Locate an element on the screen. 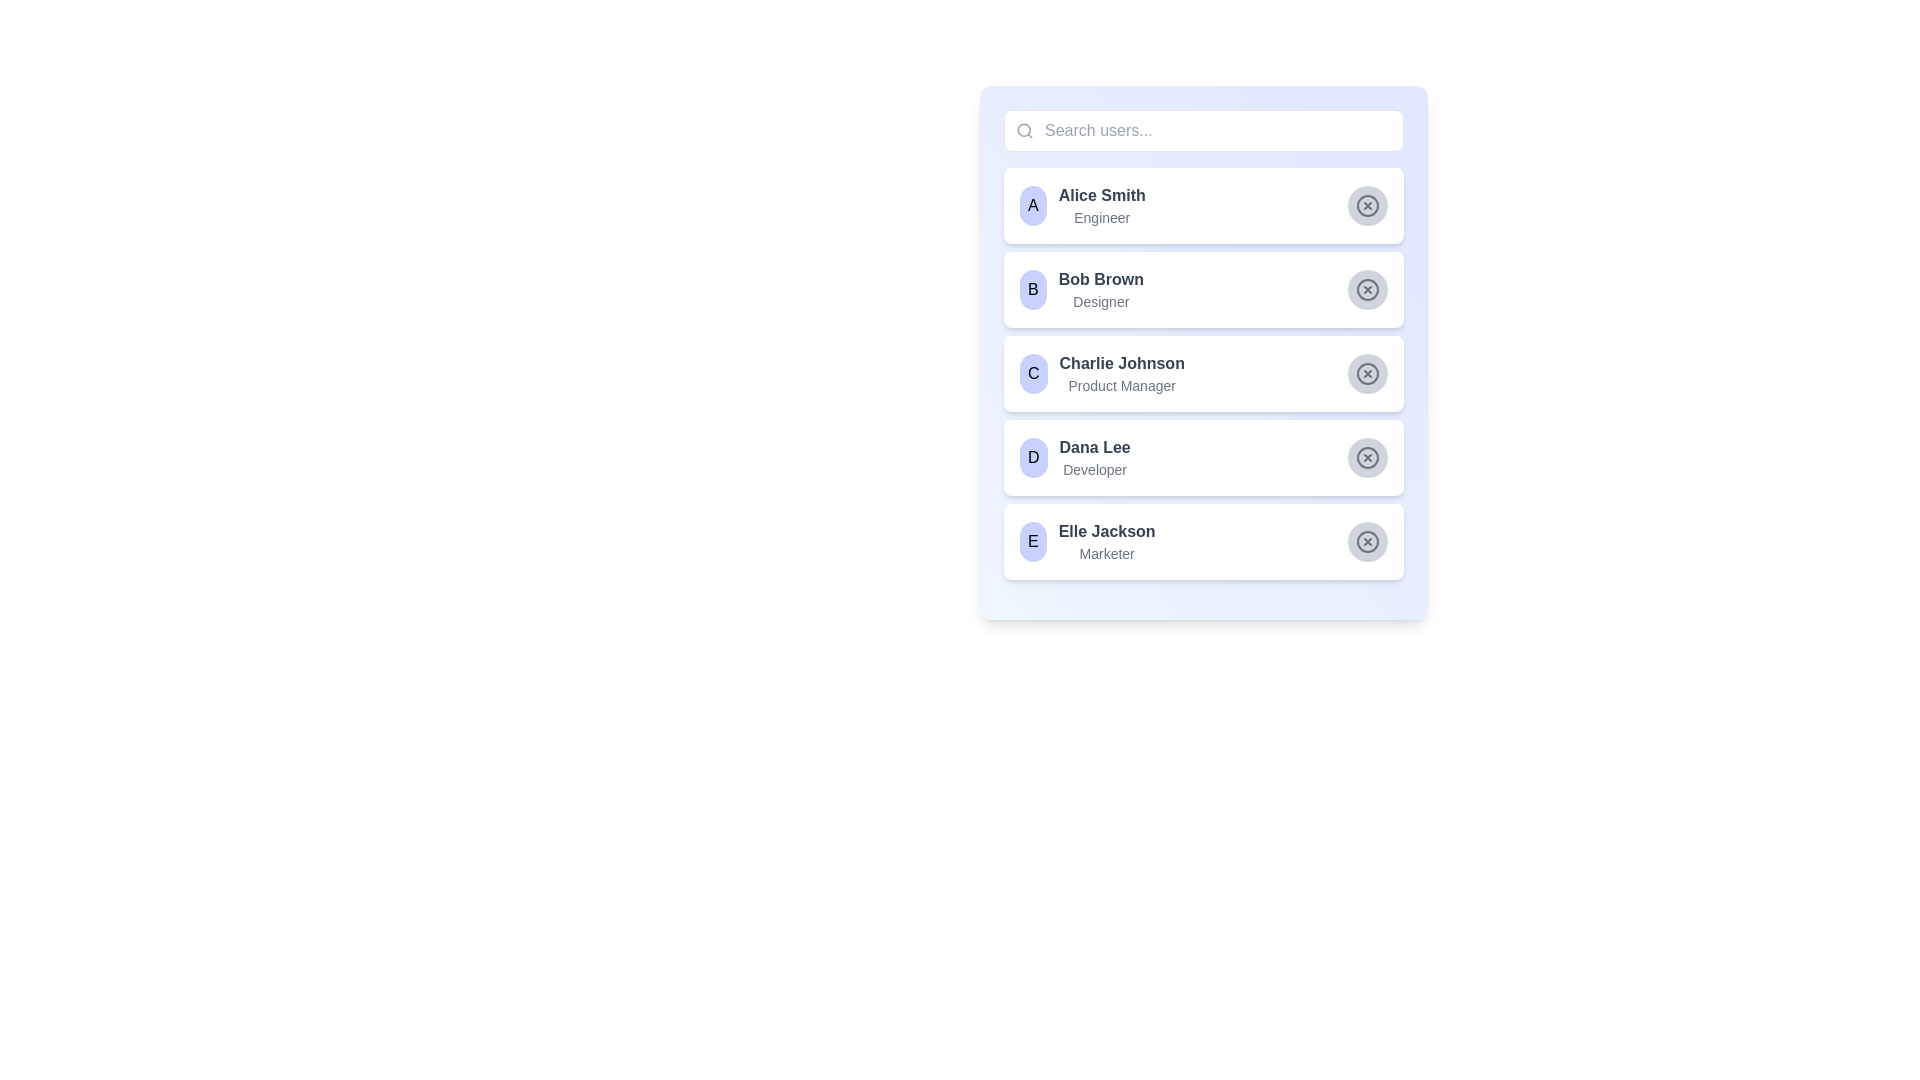 Image resolution: width=1920 pixels, height=1080 pixels. the Profile entry card that displays the user's name and role, which is the second item in a vertically stacked list, located between two other similar items is located at coordinates (1080, 289).